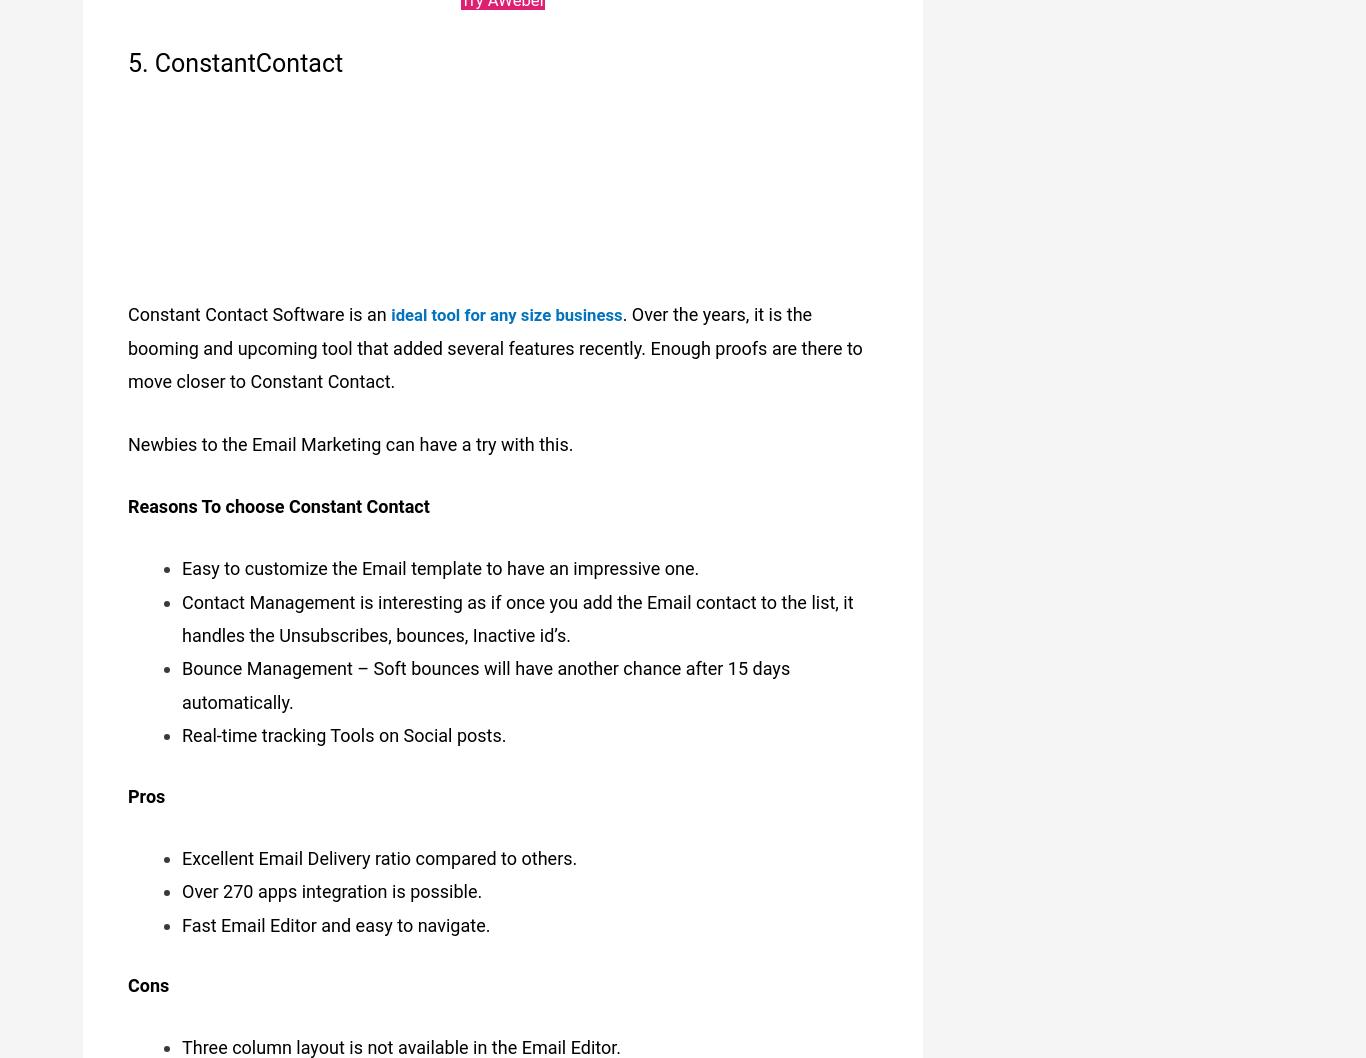 Image resolution: width=1366 pixels, height=1058 pixels. I want to click on 'Excellent Email Delivery ratio compared to others.', so click(378, 847).